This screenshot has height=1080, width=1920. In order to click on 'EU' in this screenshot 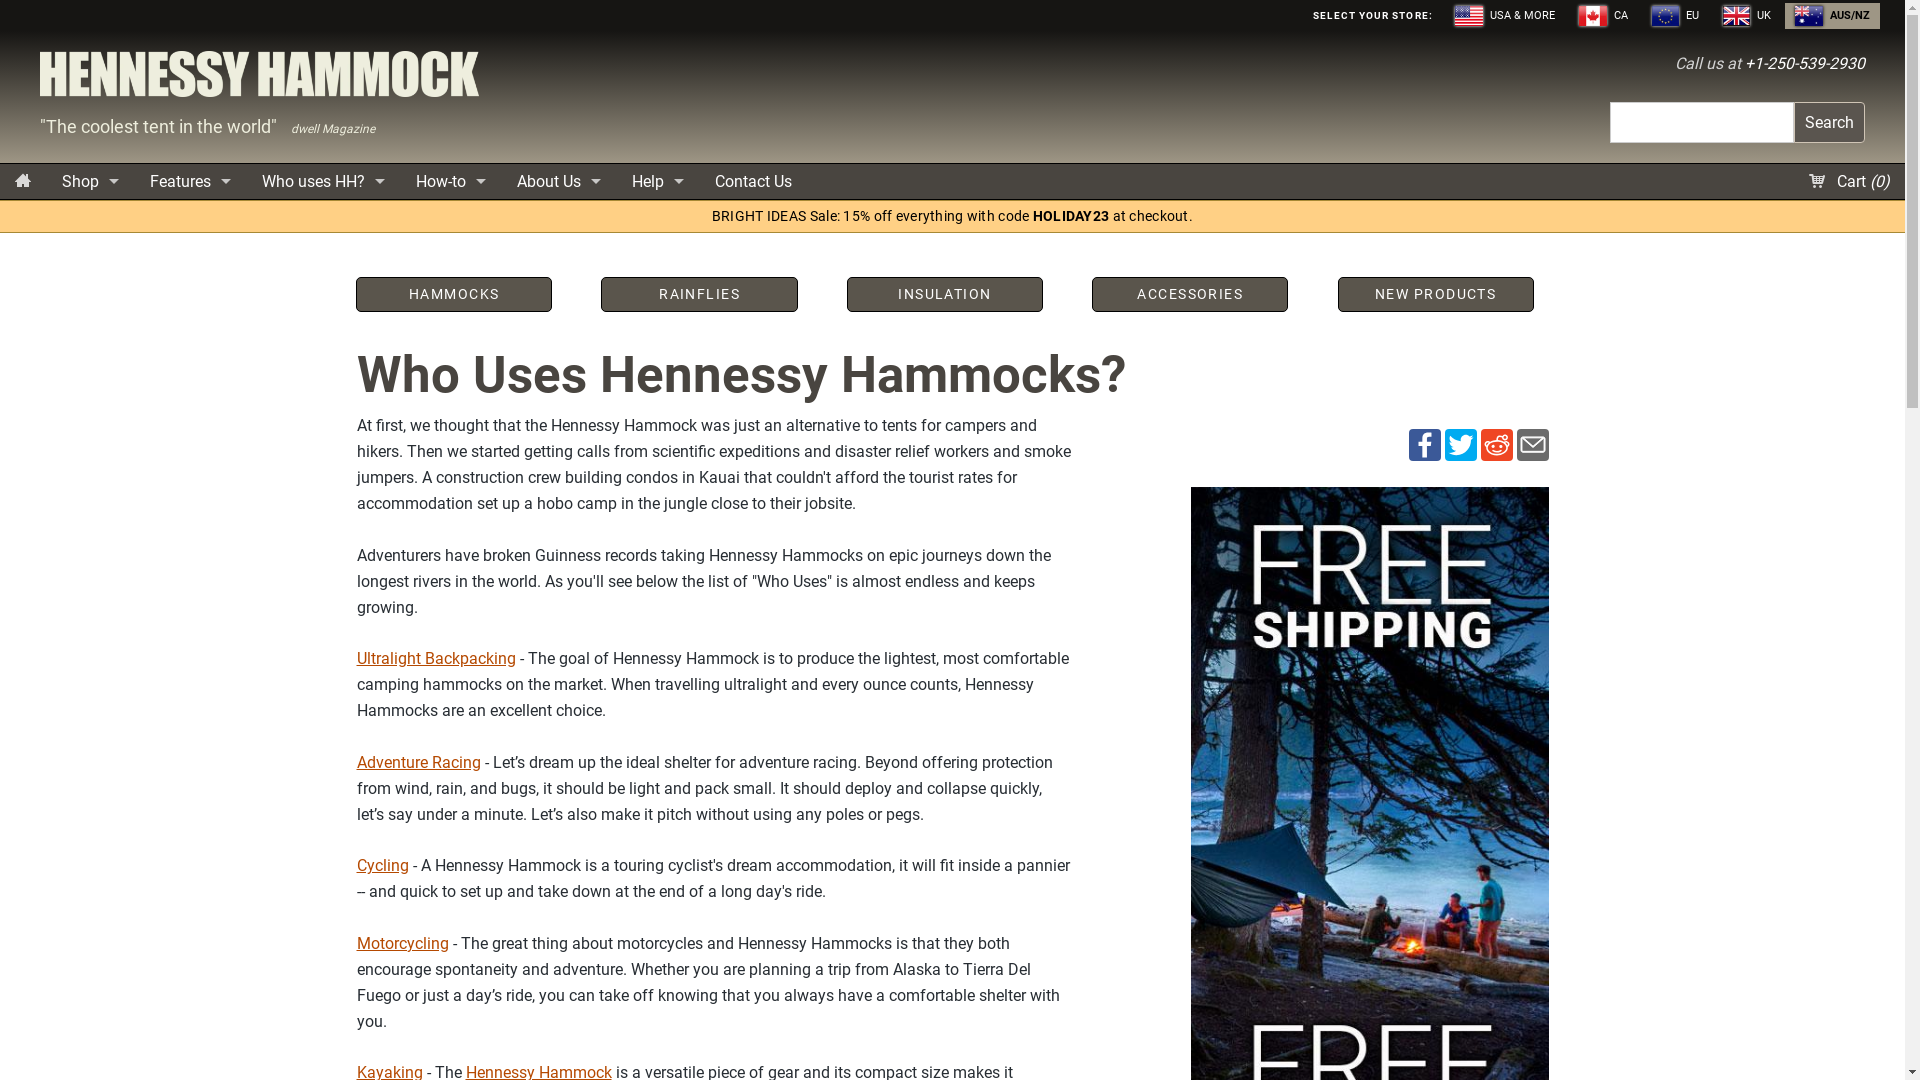, I will do `click(1675, 15)`.